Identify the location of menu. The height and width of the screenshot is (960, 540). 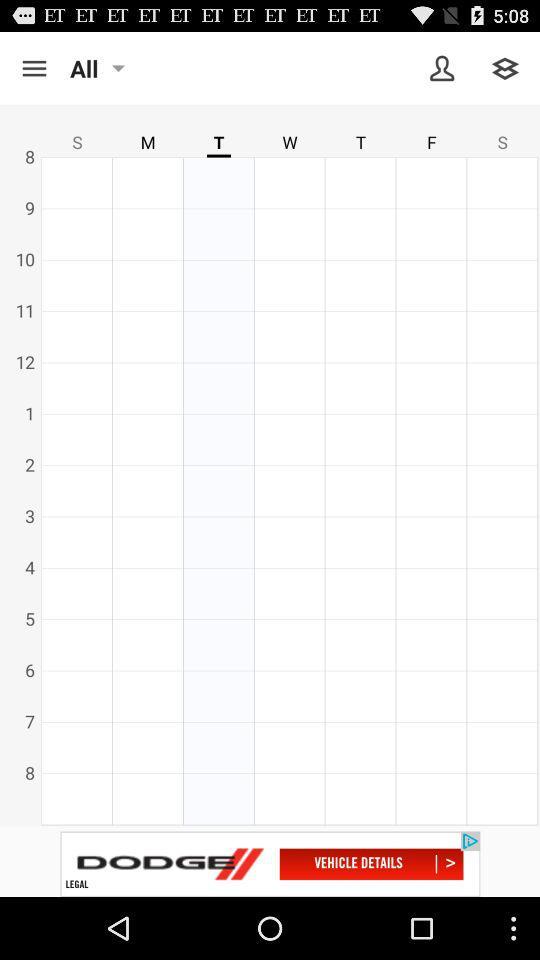
(33, 68).